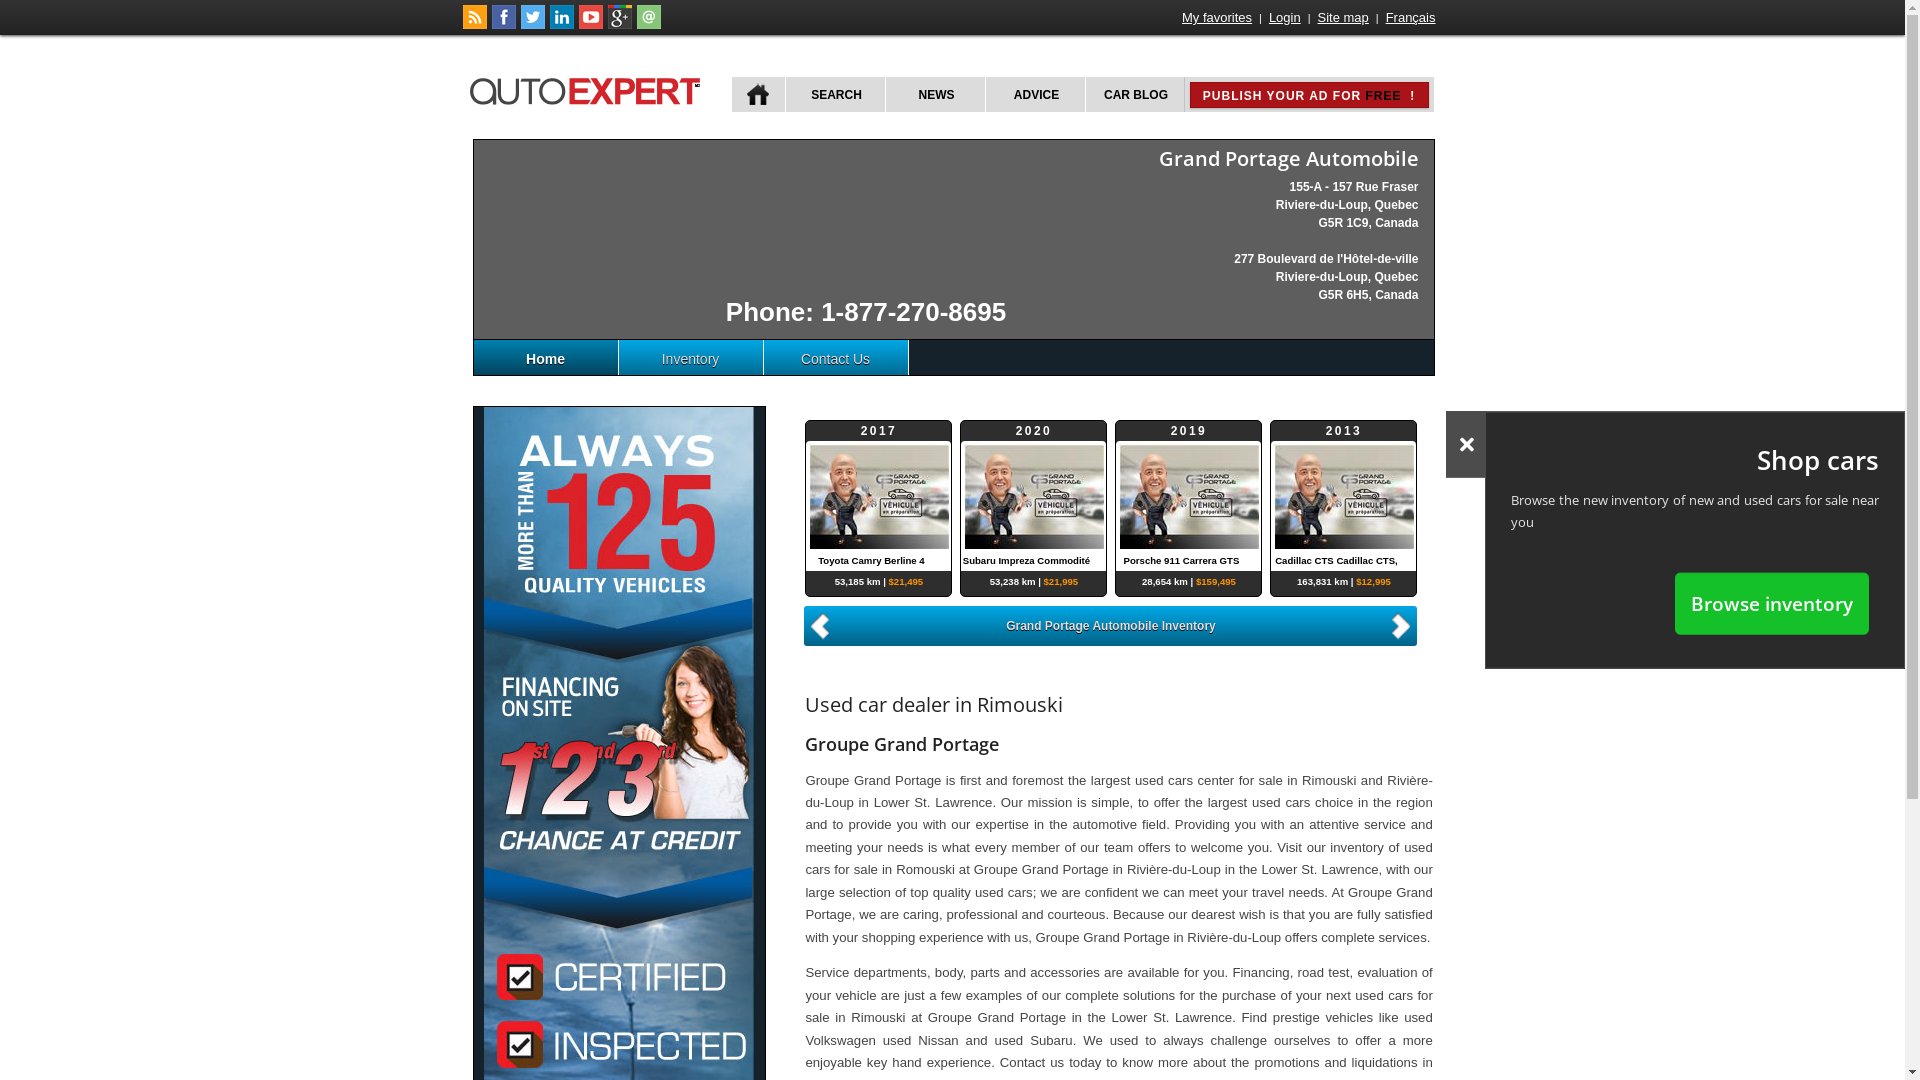  What do you see at coordinates (1285, 17) in the screenshot?
I see `'Login'` at bounding box center [1285, 17].